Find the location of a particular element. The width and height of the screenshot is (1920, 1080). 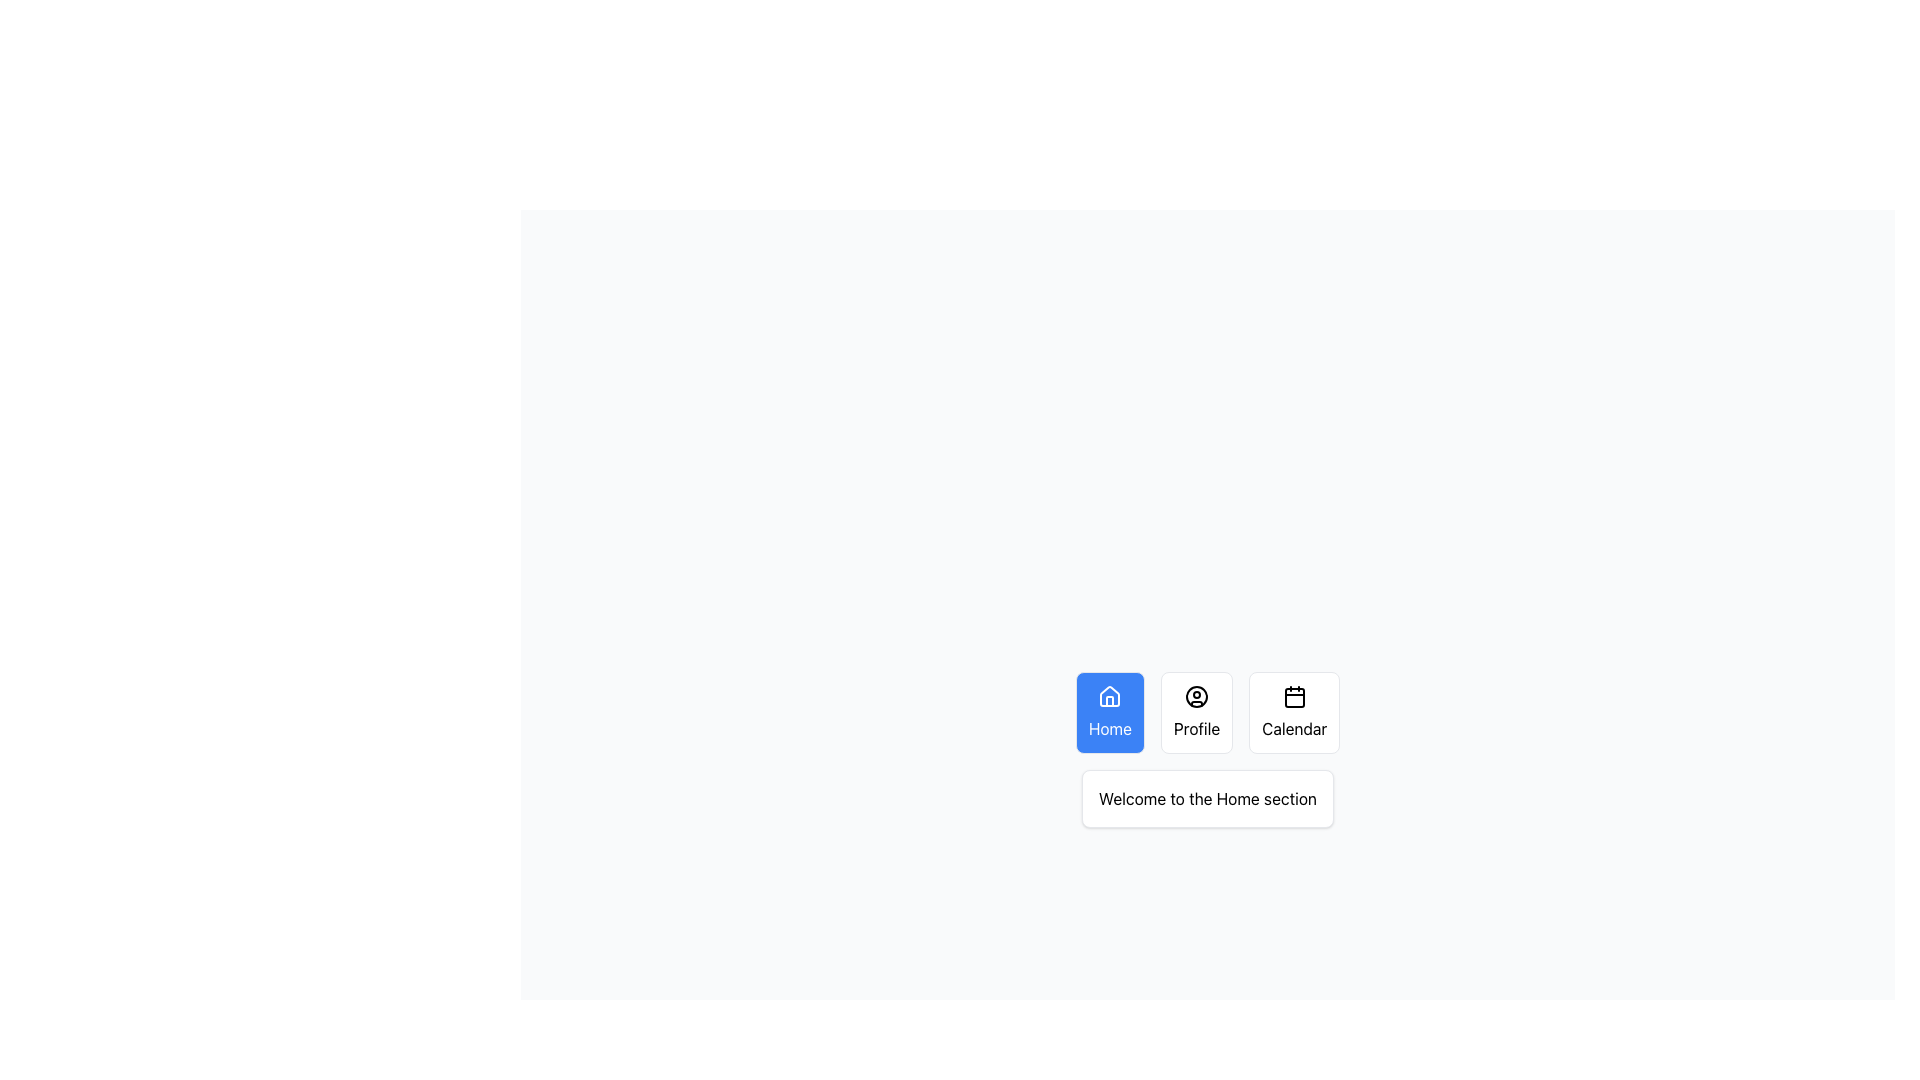

the 'home' icon located at the center-left of the horizontal navigation bar is located at coordinates (1109, 700).